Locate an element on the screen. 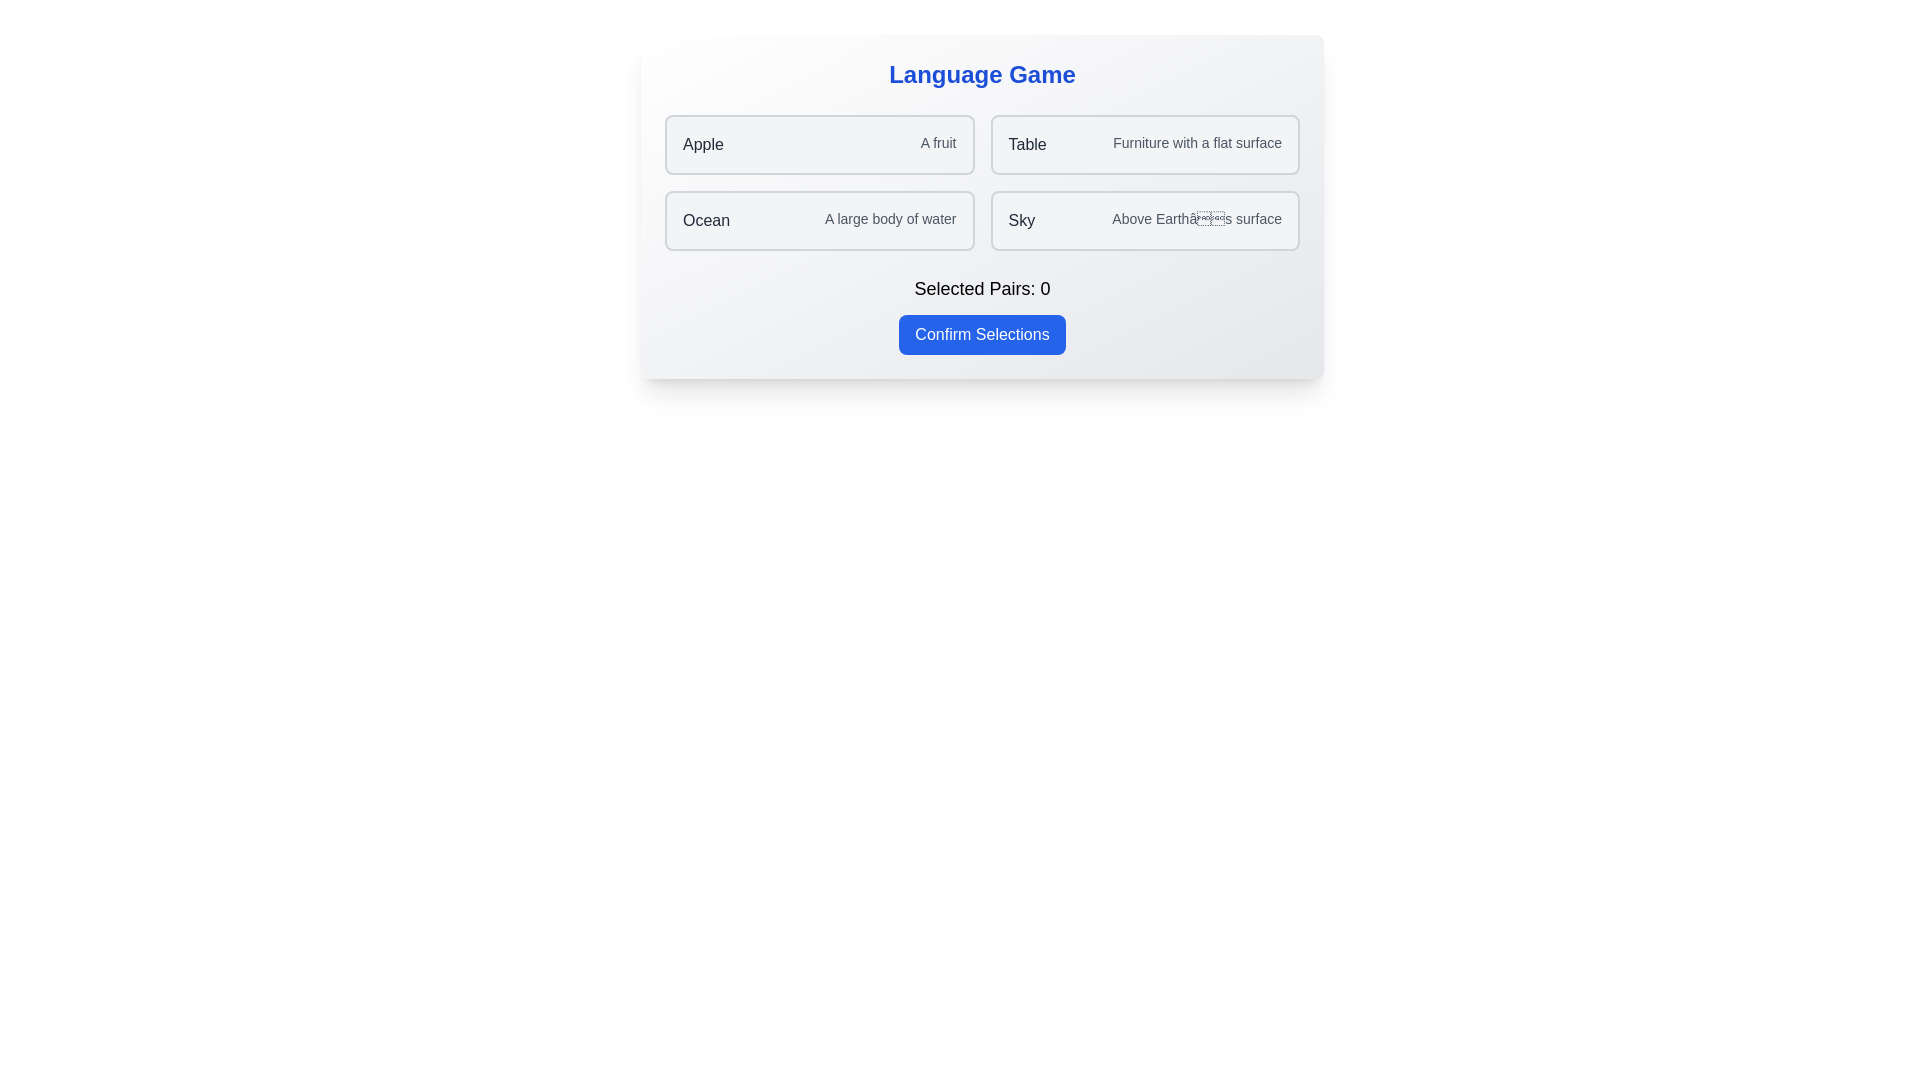 This screenshot has height=1080, width=1920. the word-definition pair Table - Furniture with a flat surface is located at coordinates (1145, 144).